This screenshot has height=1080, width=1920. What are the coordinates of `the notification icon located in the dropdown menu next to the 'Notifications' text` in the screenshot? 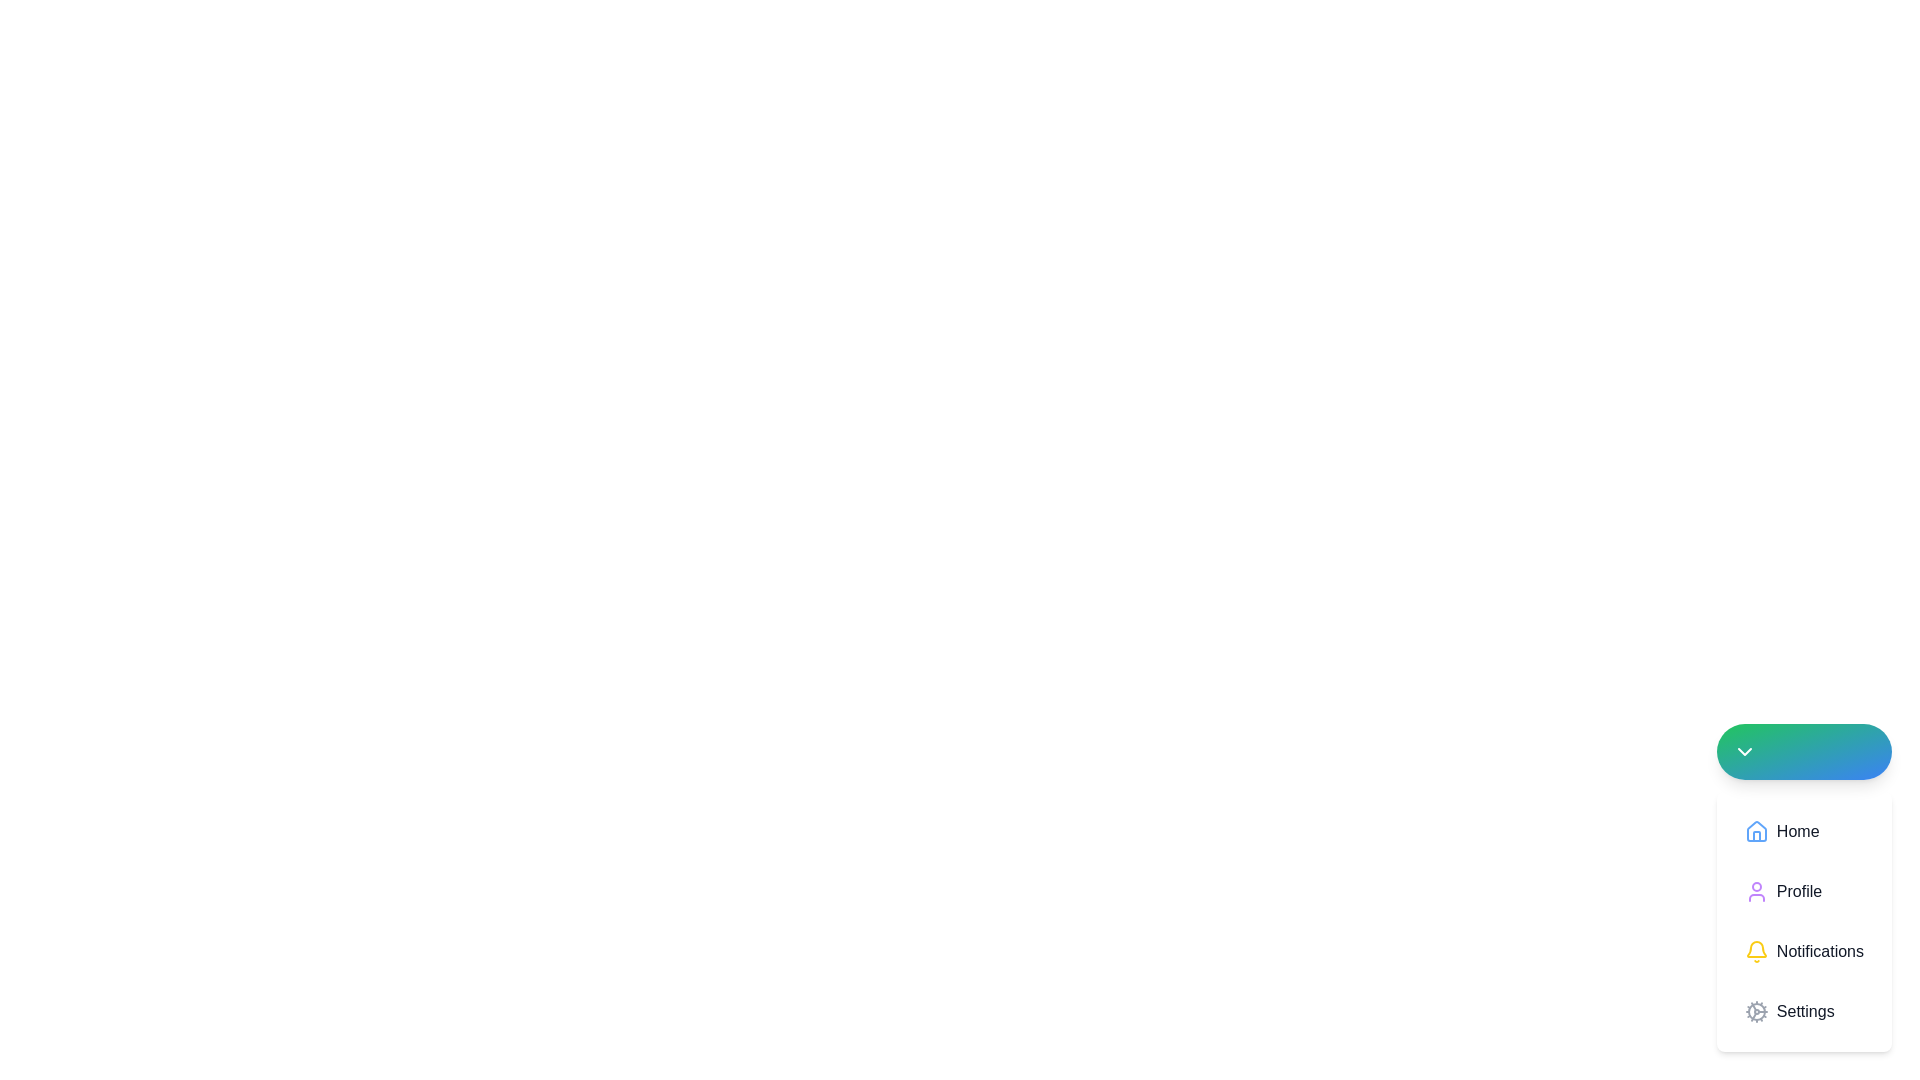 It's located at (1755, 951).